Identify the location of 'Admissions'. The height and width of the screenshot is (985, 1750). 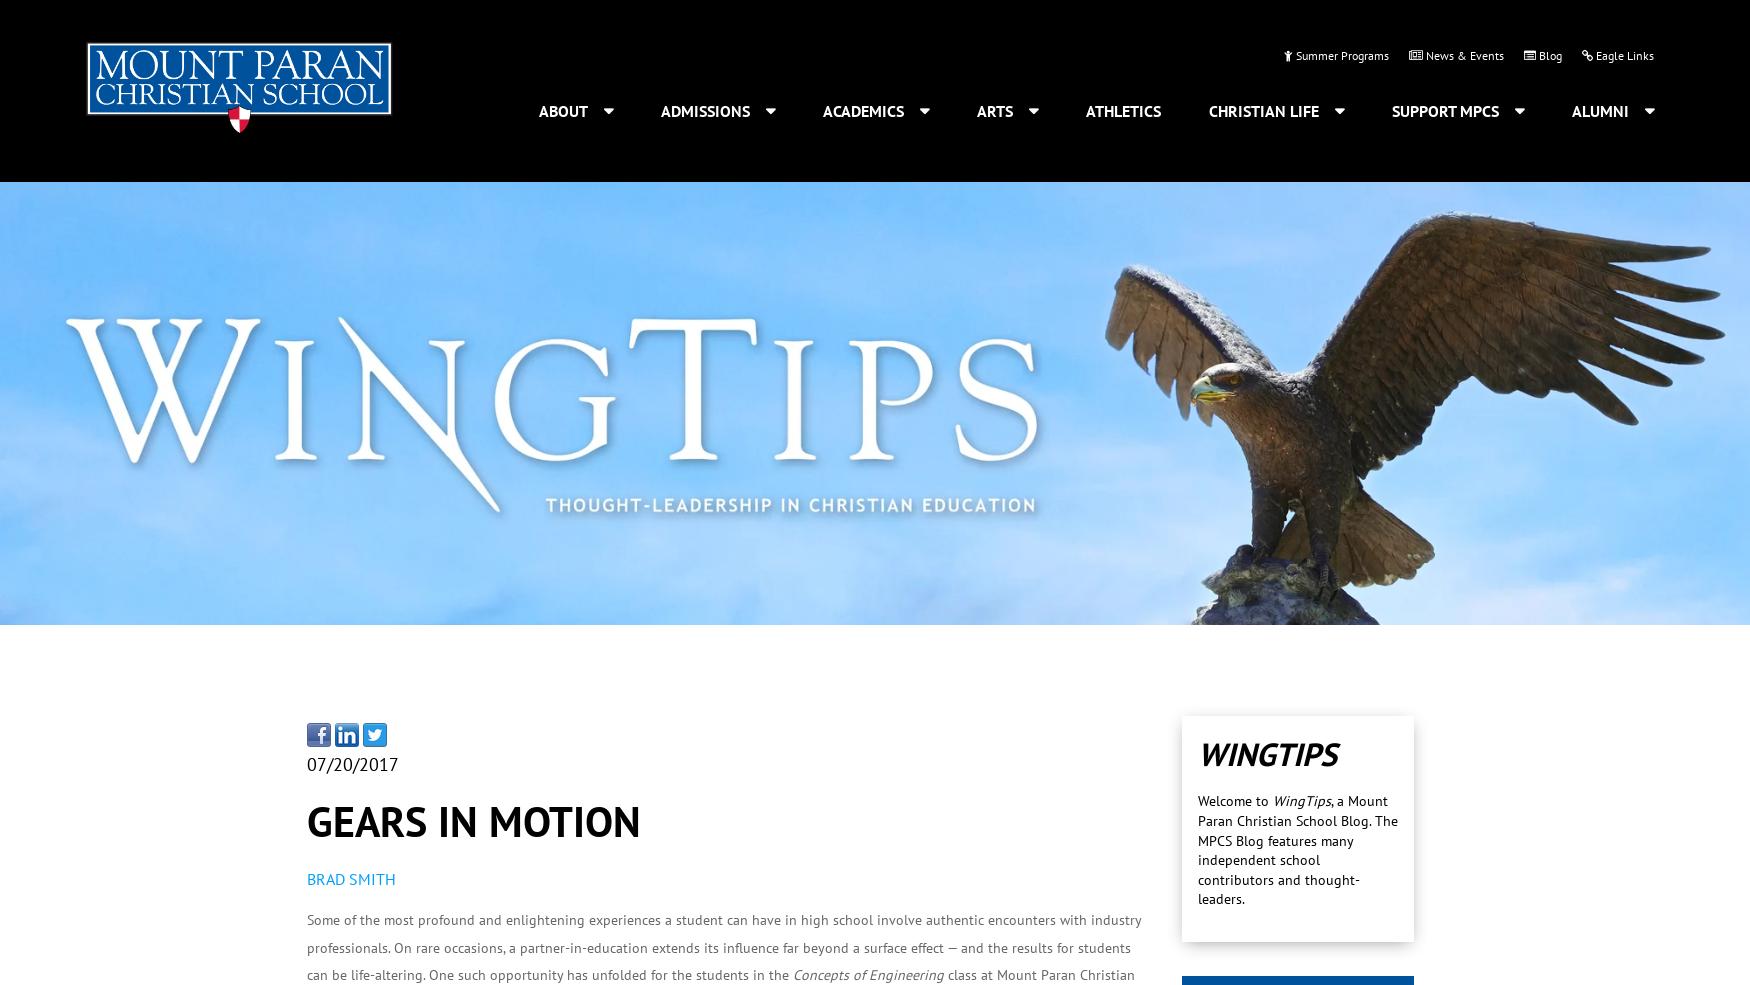
(659, 111).